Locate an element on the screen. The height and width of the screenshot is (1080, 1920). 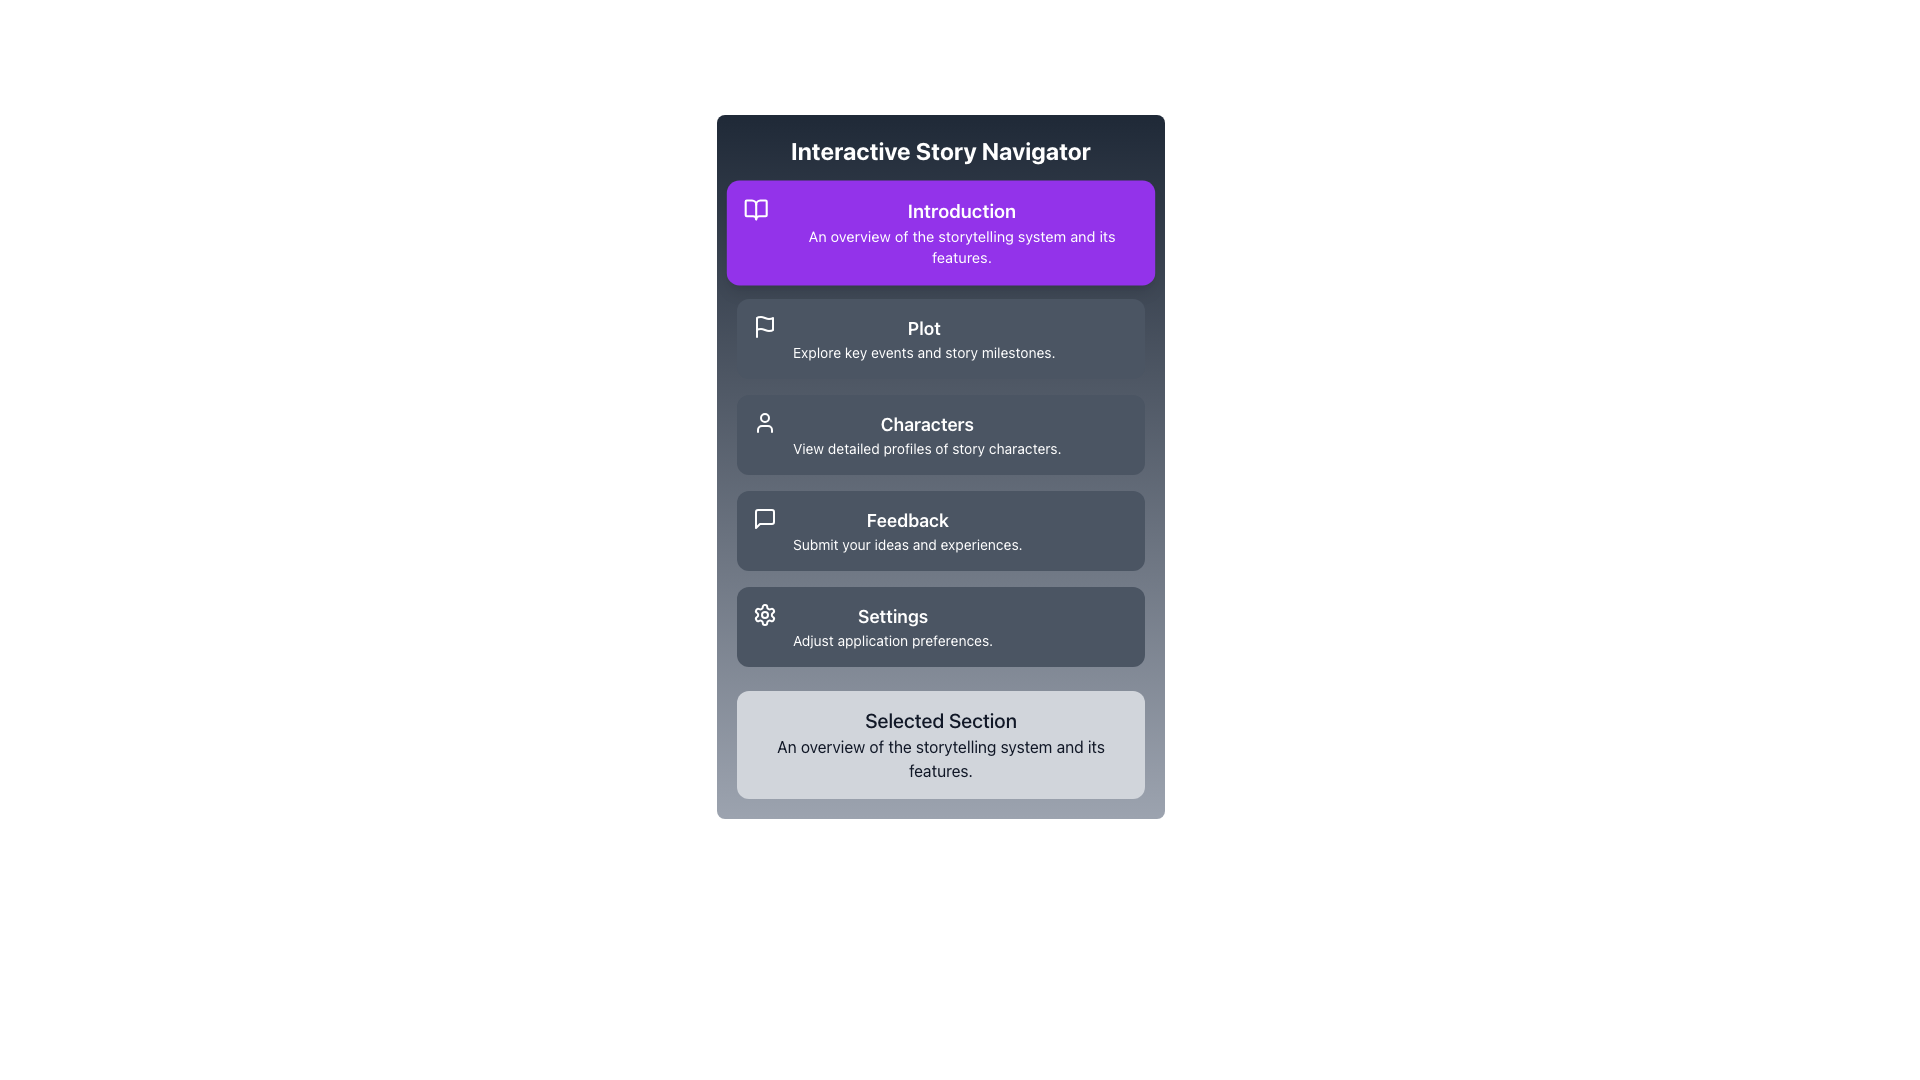
the first menu item in the sidebar that navigates to the 'Introduction' section is located at coordinates (961, 231).